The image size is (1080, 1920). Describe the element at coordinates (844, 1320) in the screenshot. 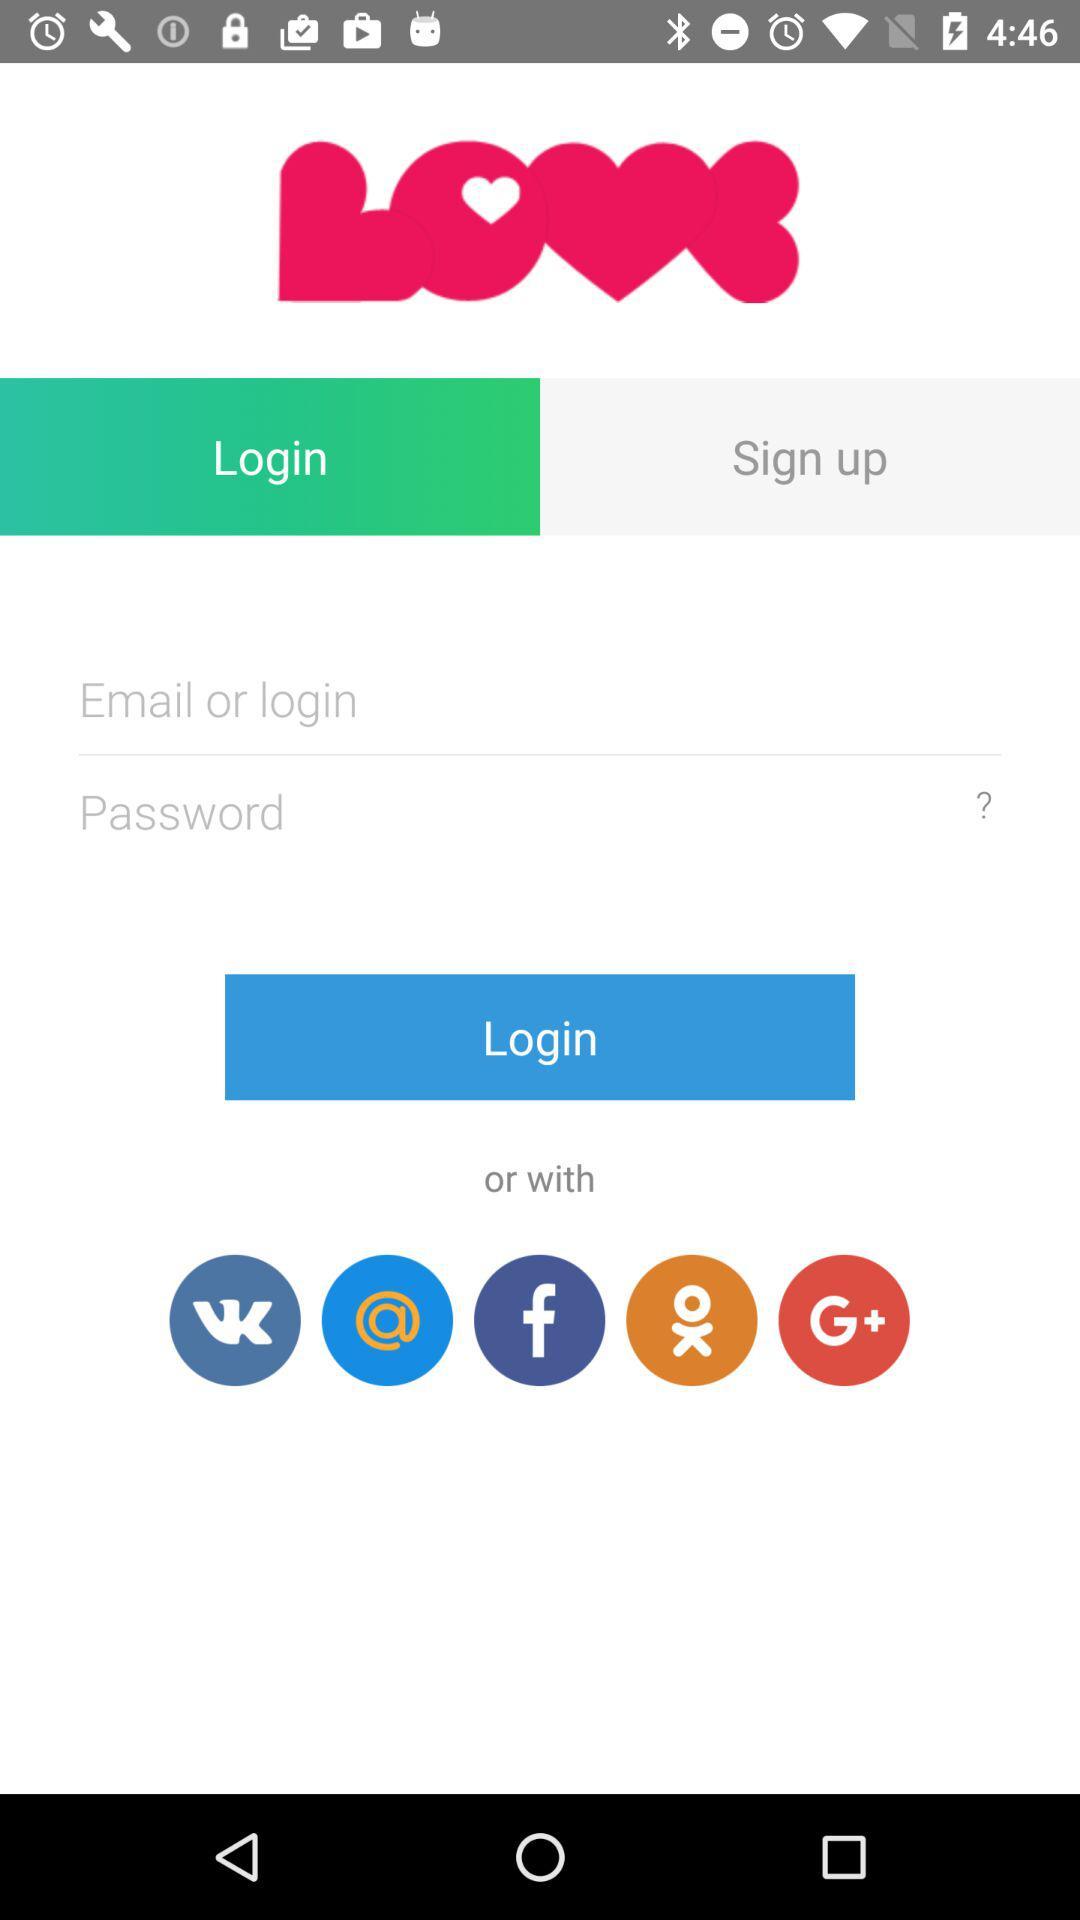

I see `the icon at the bottom right corner` at that location.